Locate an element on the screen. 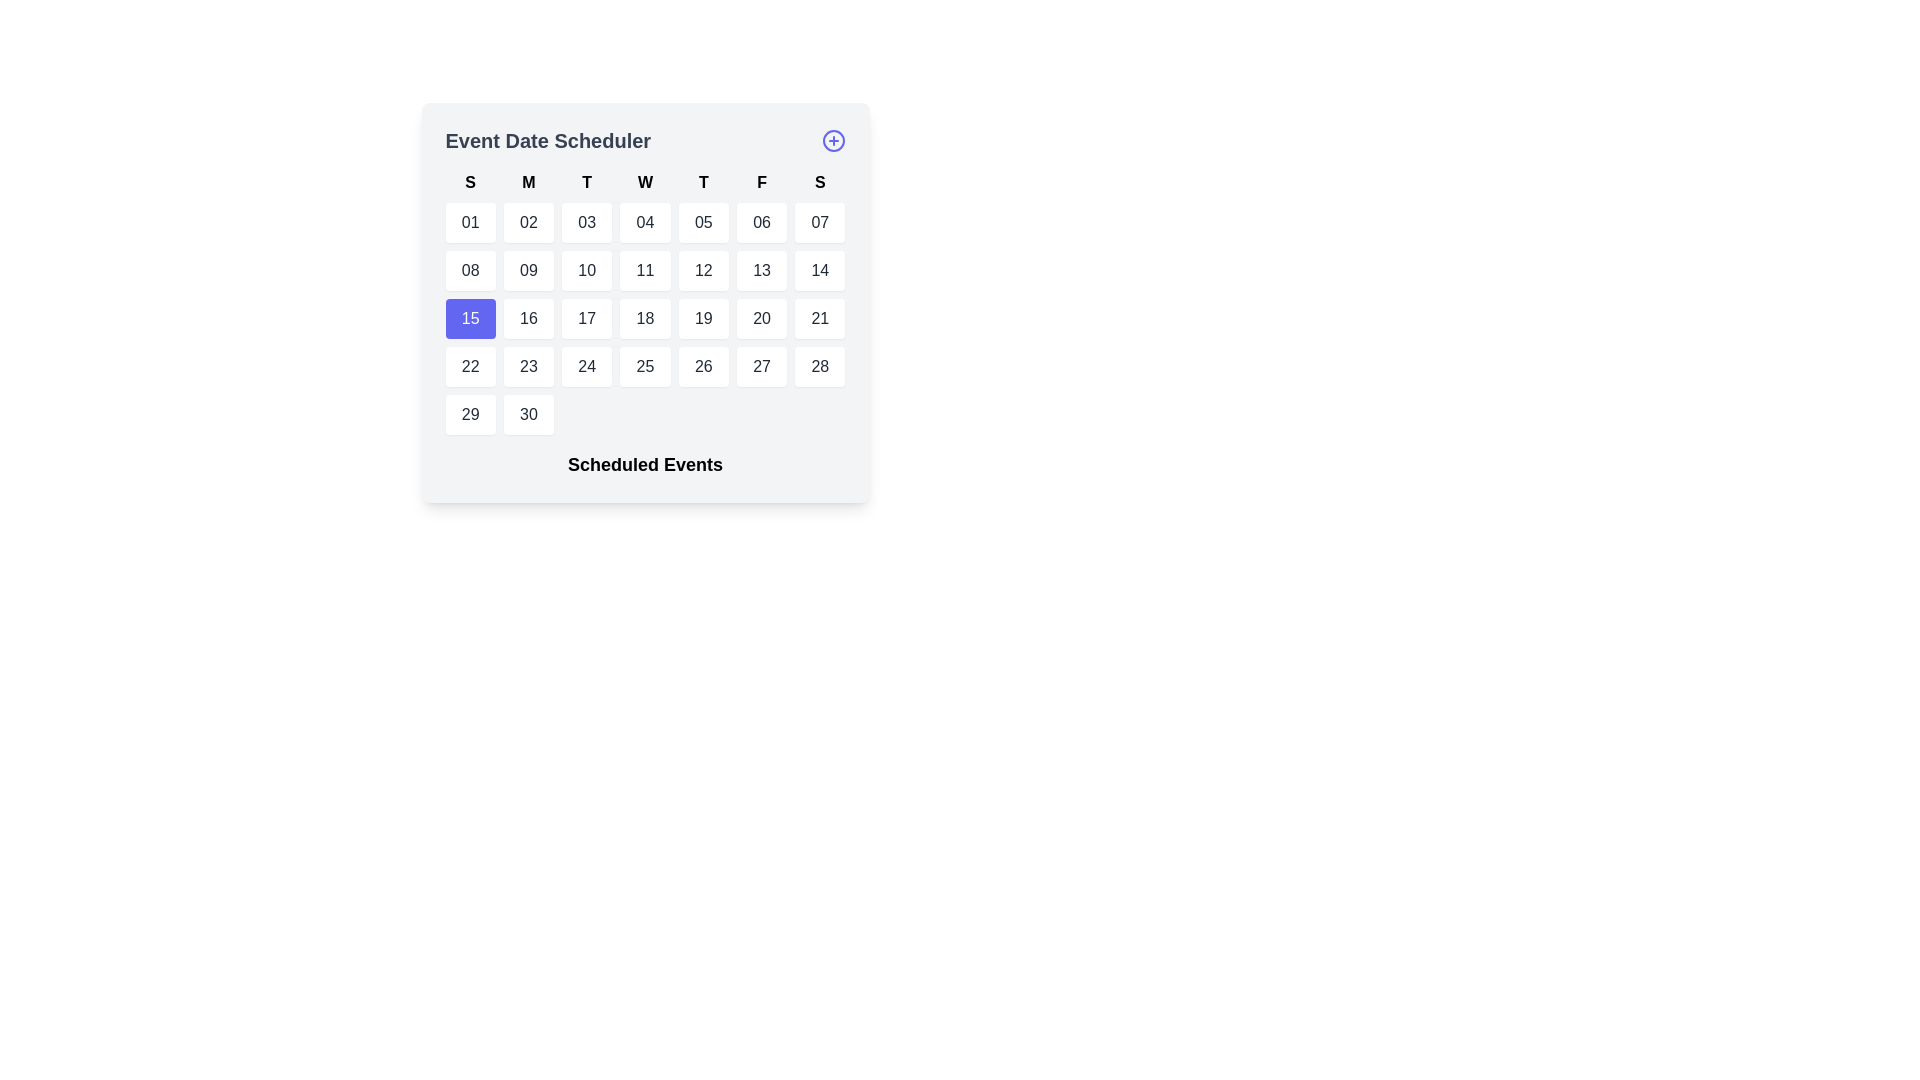  the selectable calendar day representing the 15th of the month is located at coordinates (469, 318).